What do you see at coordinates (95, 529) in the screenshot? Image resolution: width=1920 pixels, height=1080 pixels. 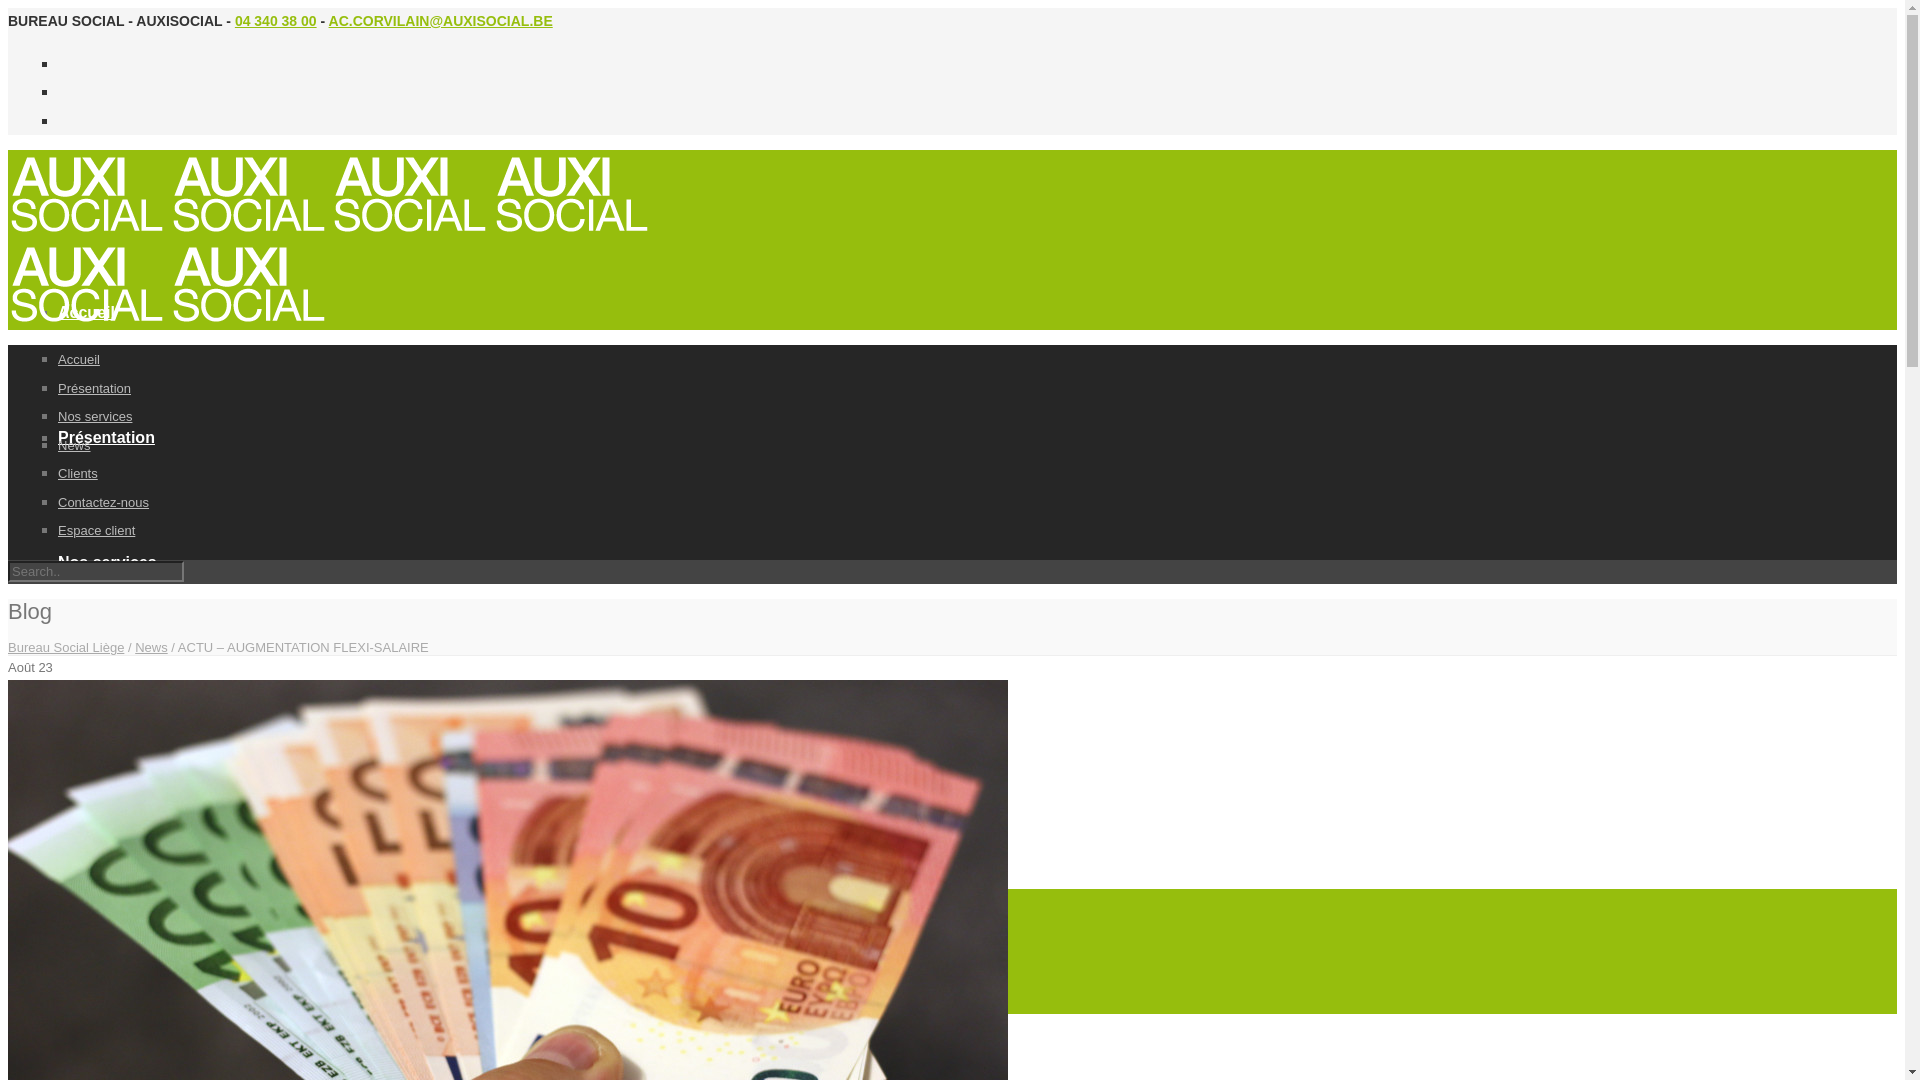 I see `'Espace client'` at bounding box center [95, 529].